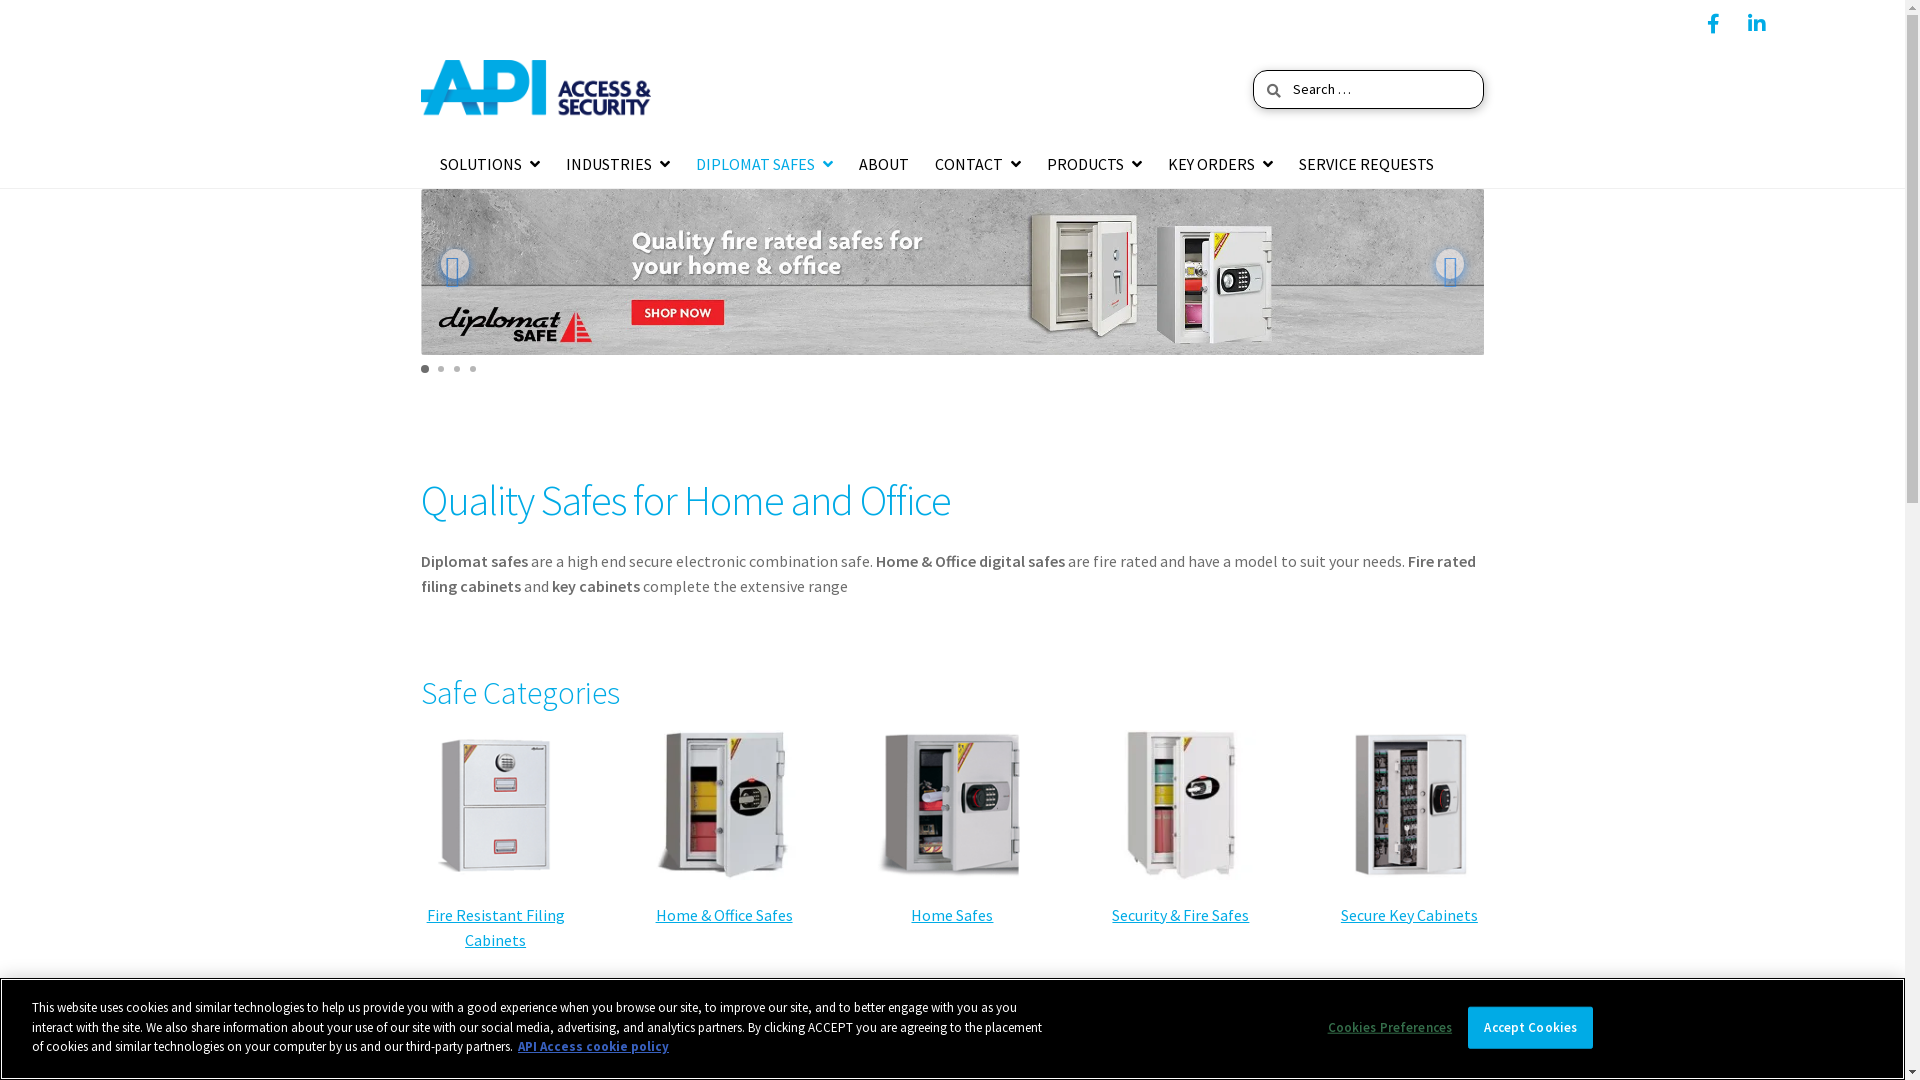  I want to click on 'Search', so click(1251, 68).